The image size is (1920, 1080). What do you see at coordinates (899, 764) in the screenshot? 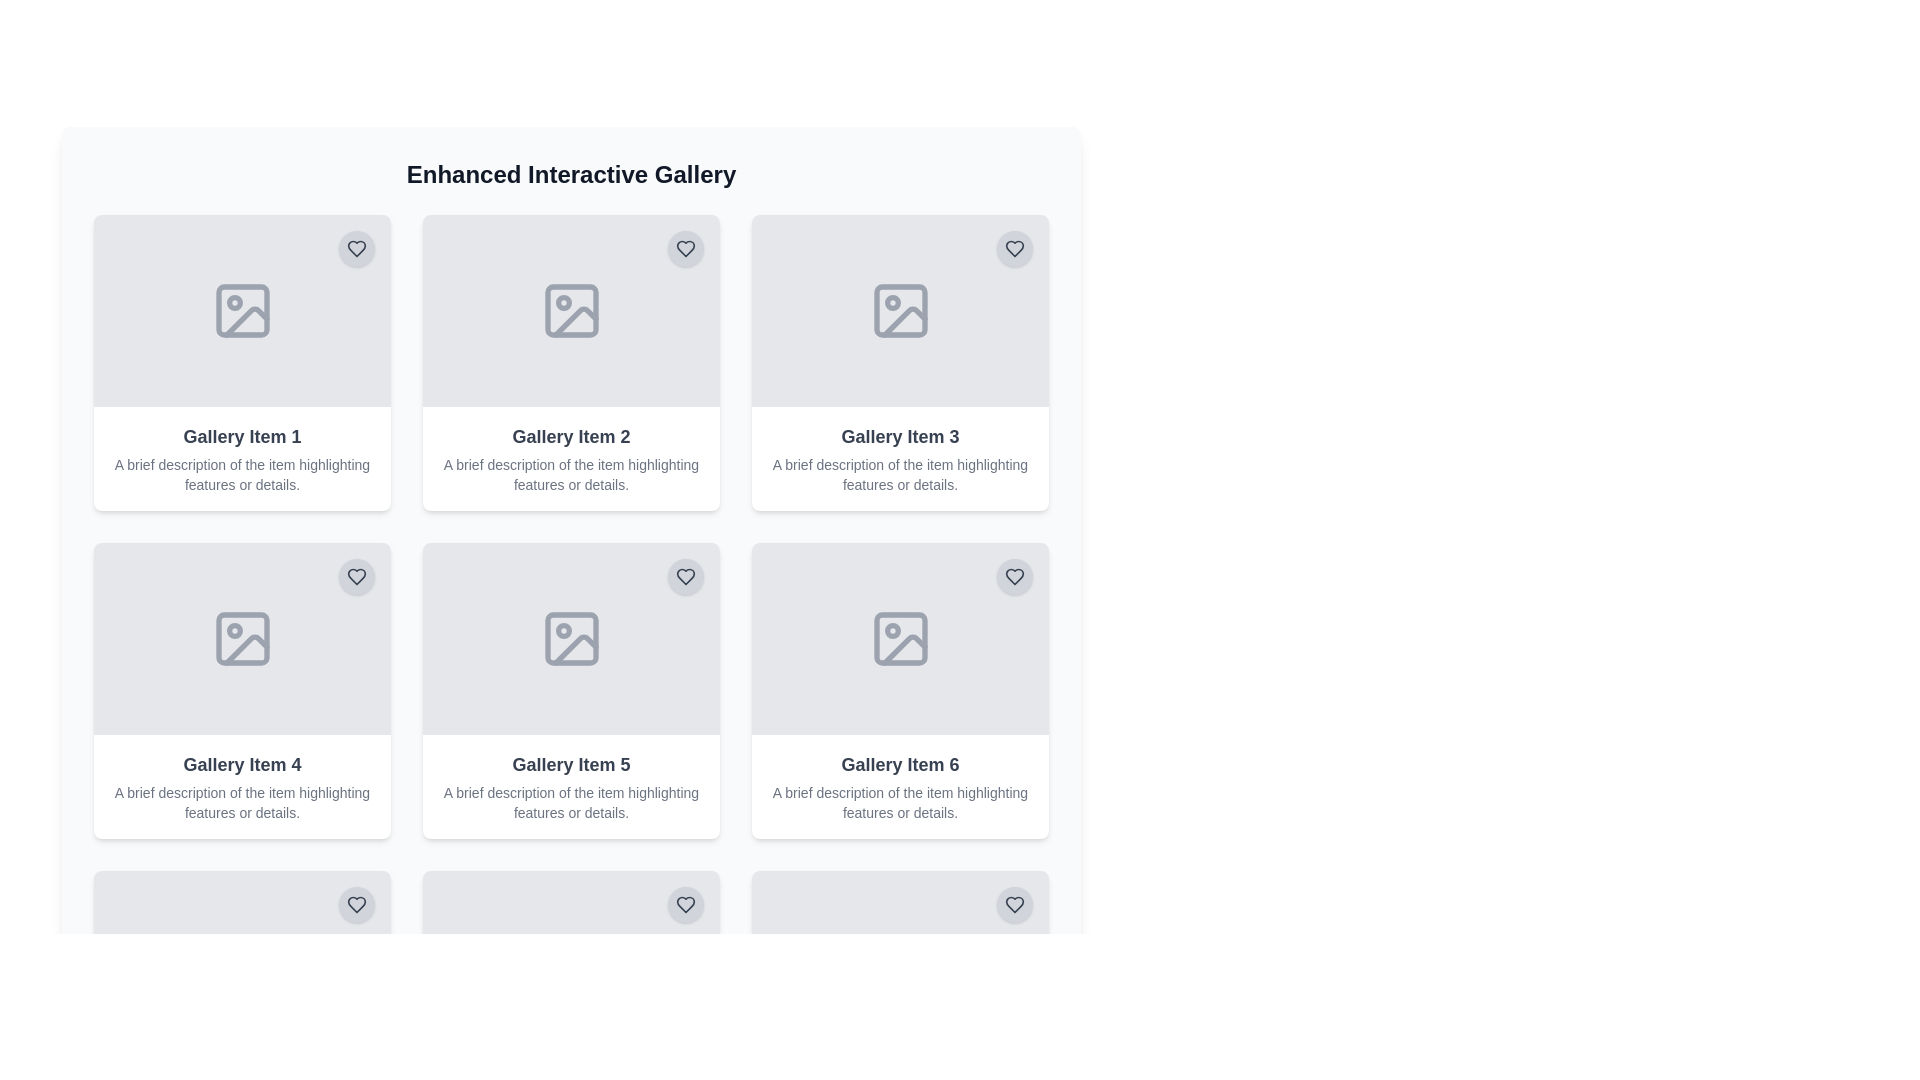
I see `the header text element displaying 'Gallery Item 6', which is bolded and prominently positioned in dark gray at the bottom right of the grid layout` at bounding box center [899, 764].